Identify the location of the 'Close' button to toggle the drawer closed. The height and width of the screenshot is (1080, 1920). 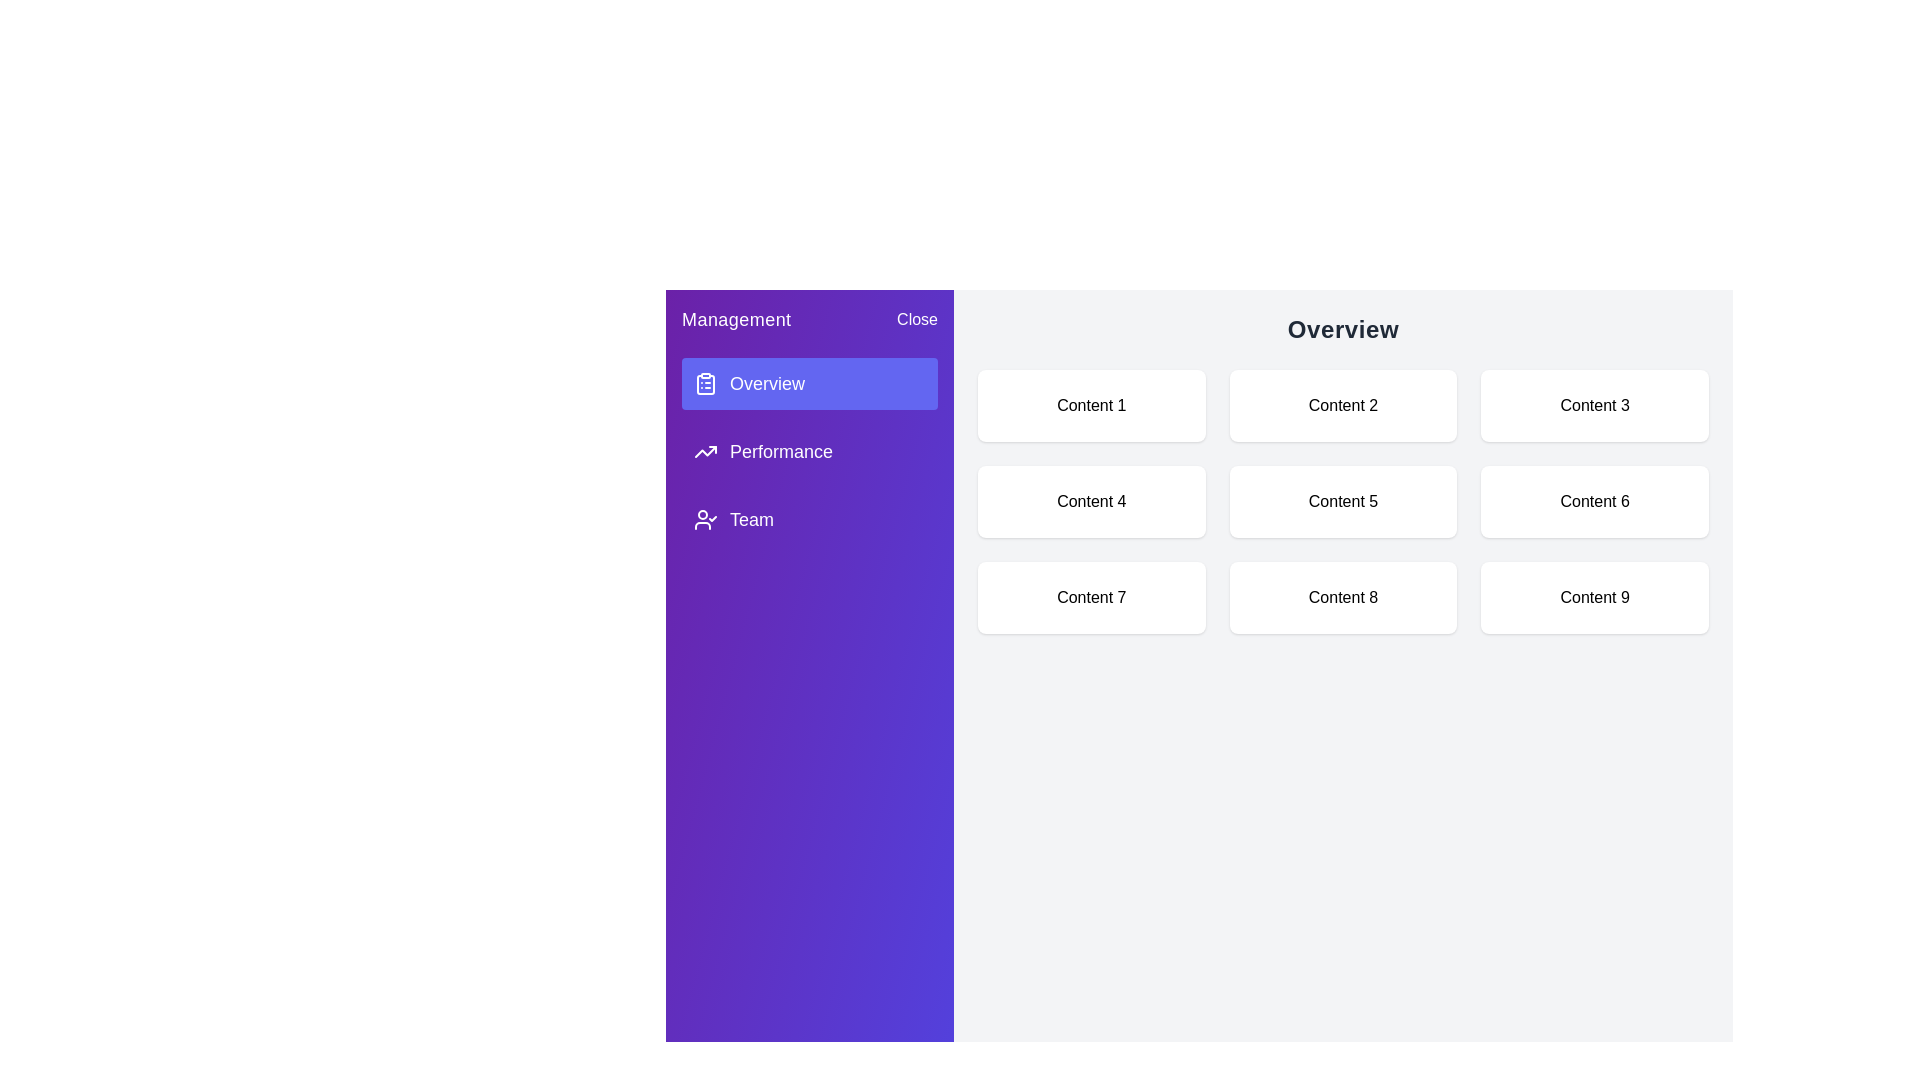
(916, 319).